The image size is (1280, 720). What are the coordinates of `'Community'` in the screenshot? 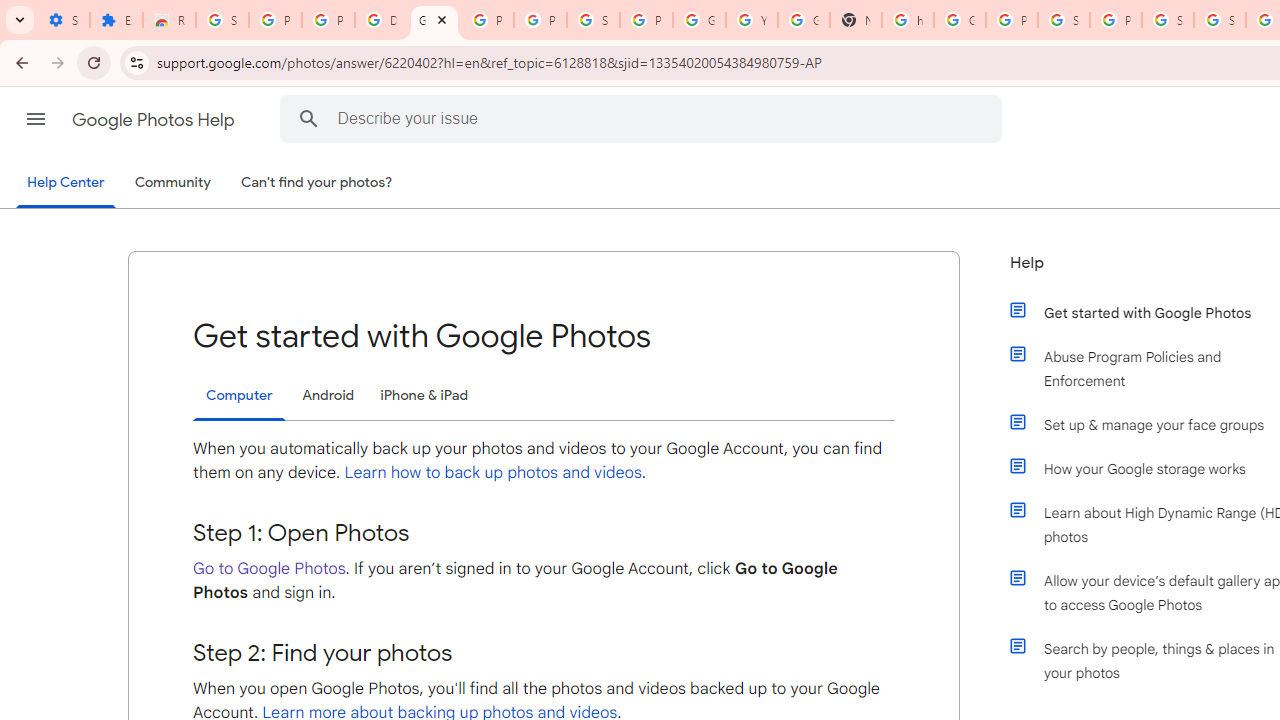 It's located at (172, 183).